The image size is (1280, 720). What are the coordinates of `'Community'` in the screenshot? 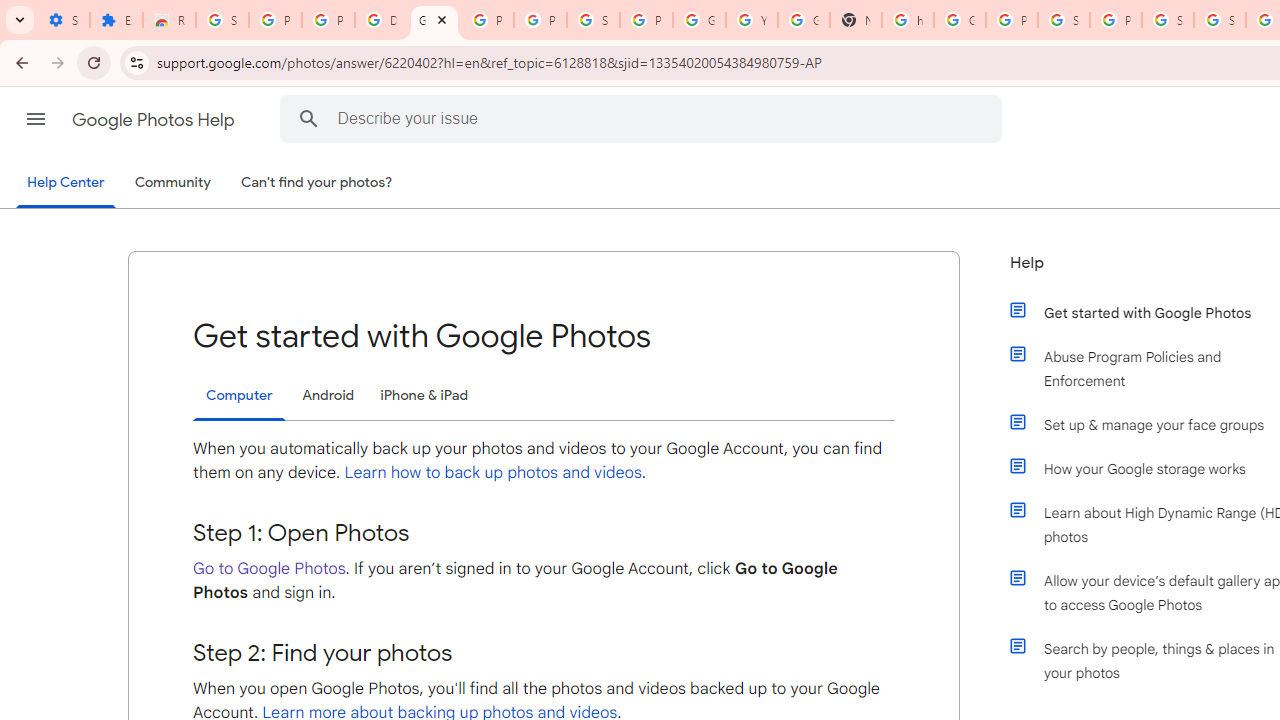 It's located at (172, 183).